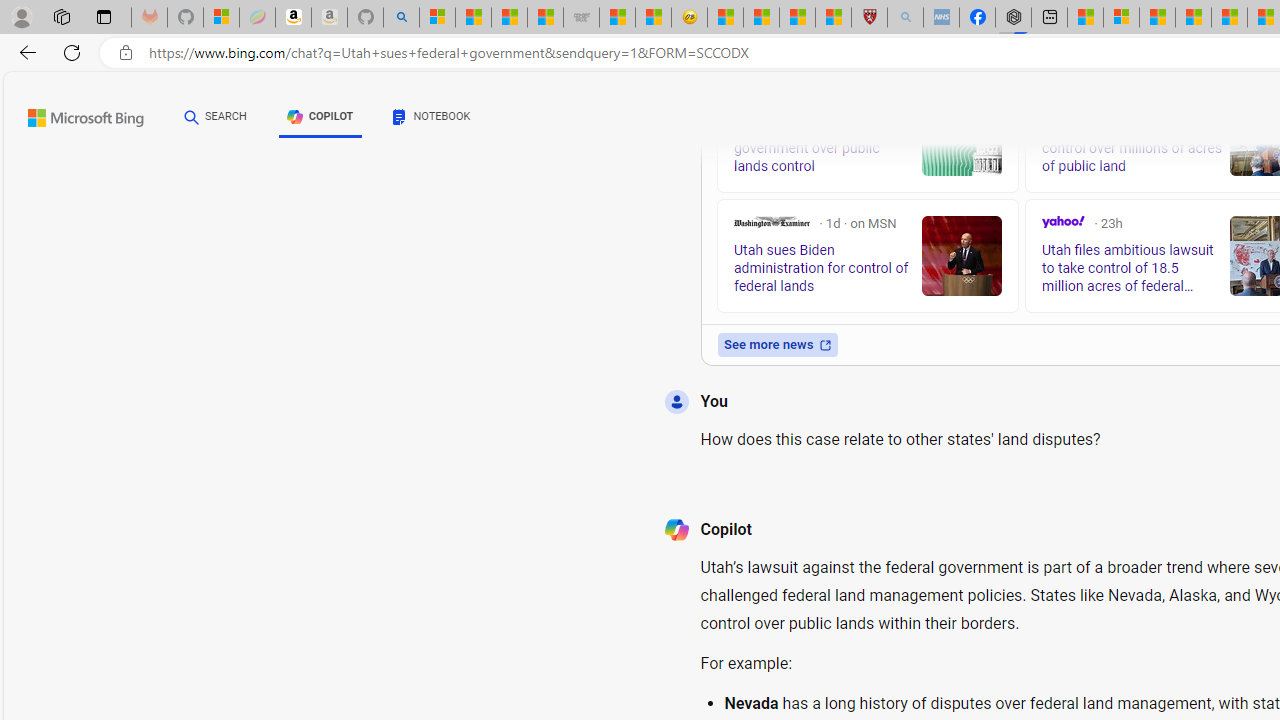 Image resolution: width=1280 pixels, height=720 pixels. What do you see at coordinates (431, 117) in the screenshot?
I see `'NOTEBOOK'` at bounding box center [431, 117].